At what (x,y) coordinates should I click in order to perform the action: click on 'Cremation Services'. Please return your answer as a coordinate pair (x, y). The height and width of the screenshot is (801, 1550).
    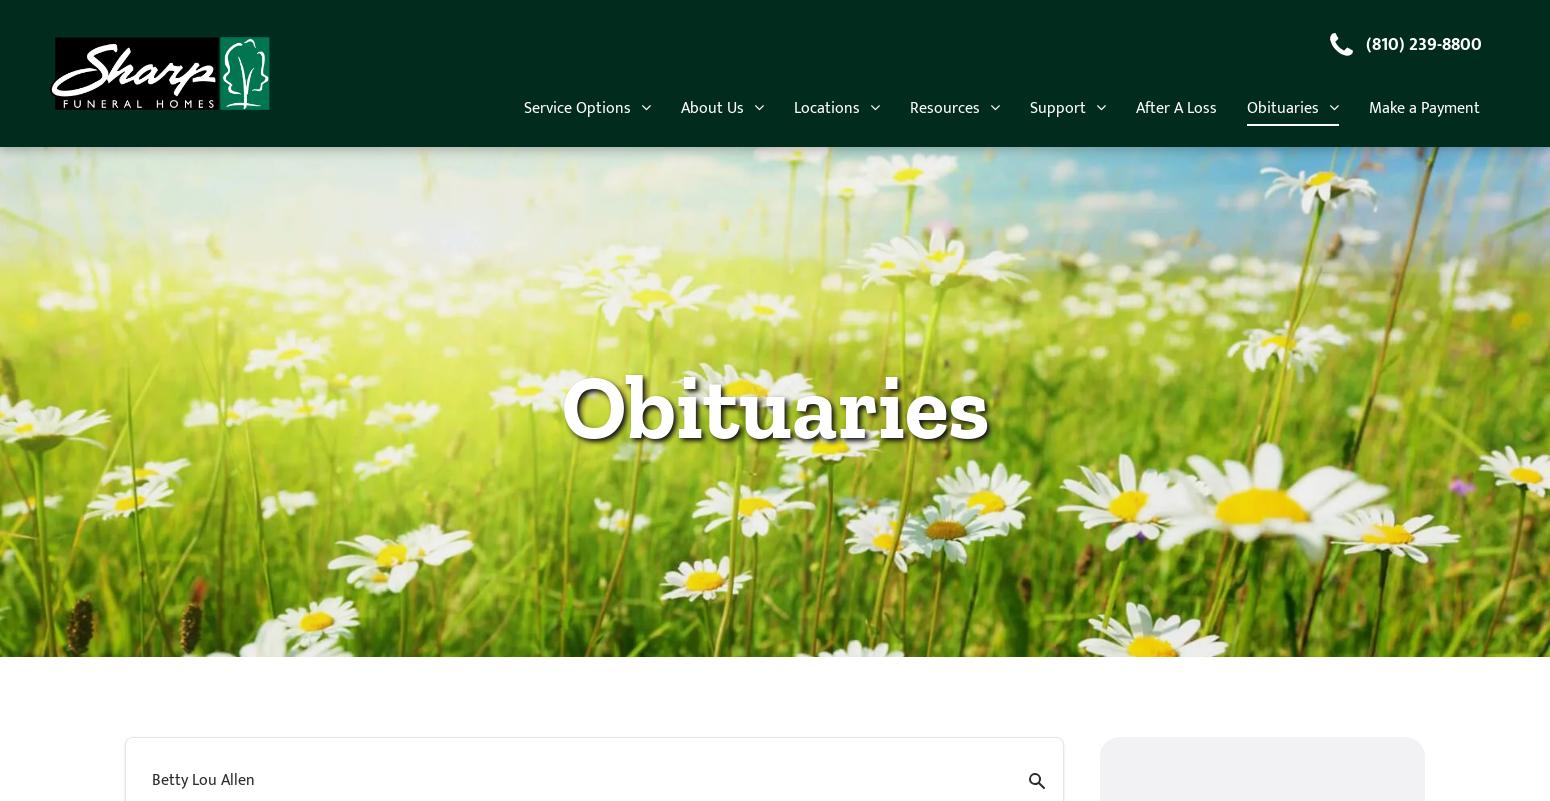
    Looking at the image, I should click on (758, 303).